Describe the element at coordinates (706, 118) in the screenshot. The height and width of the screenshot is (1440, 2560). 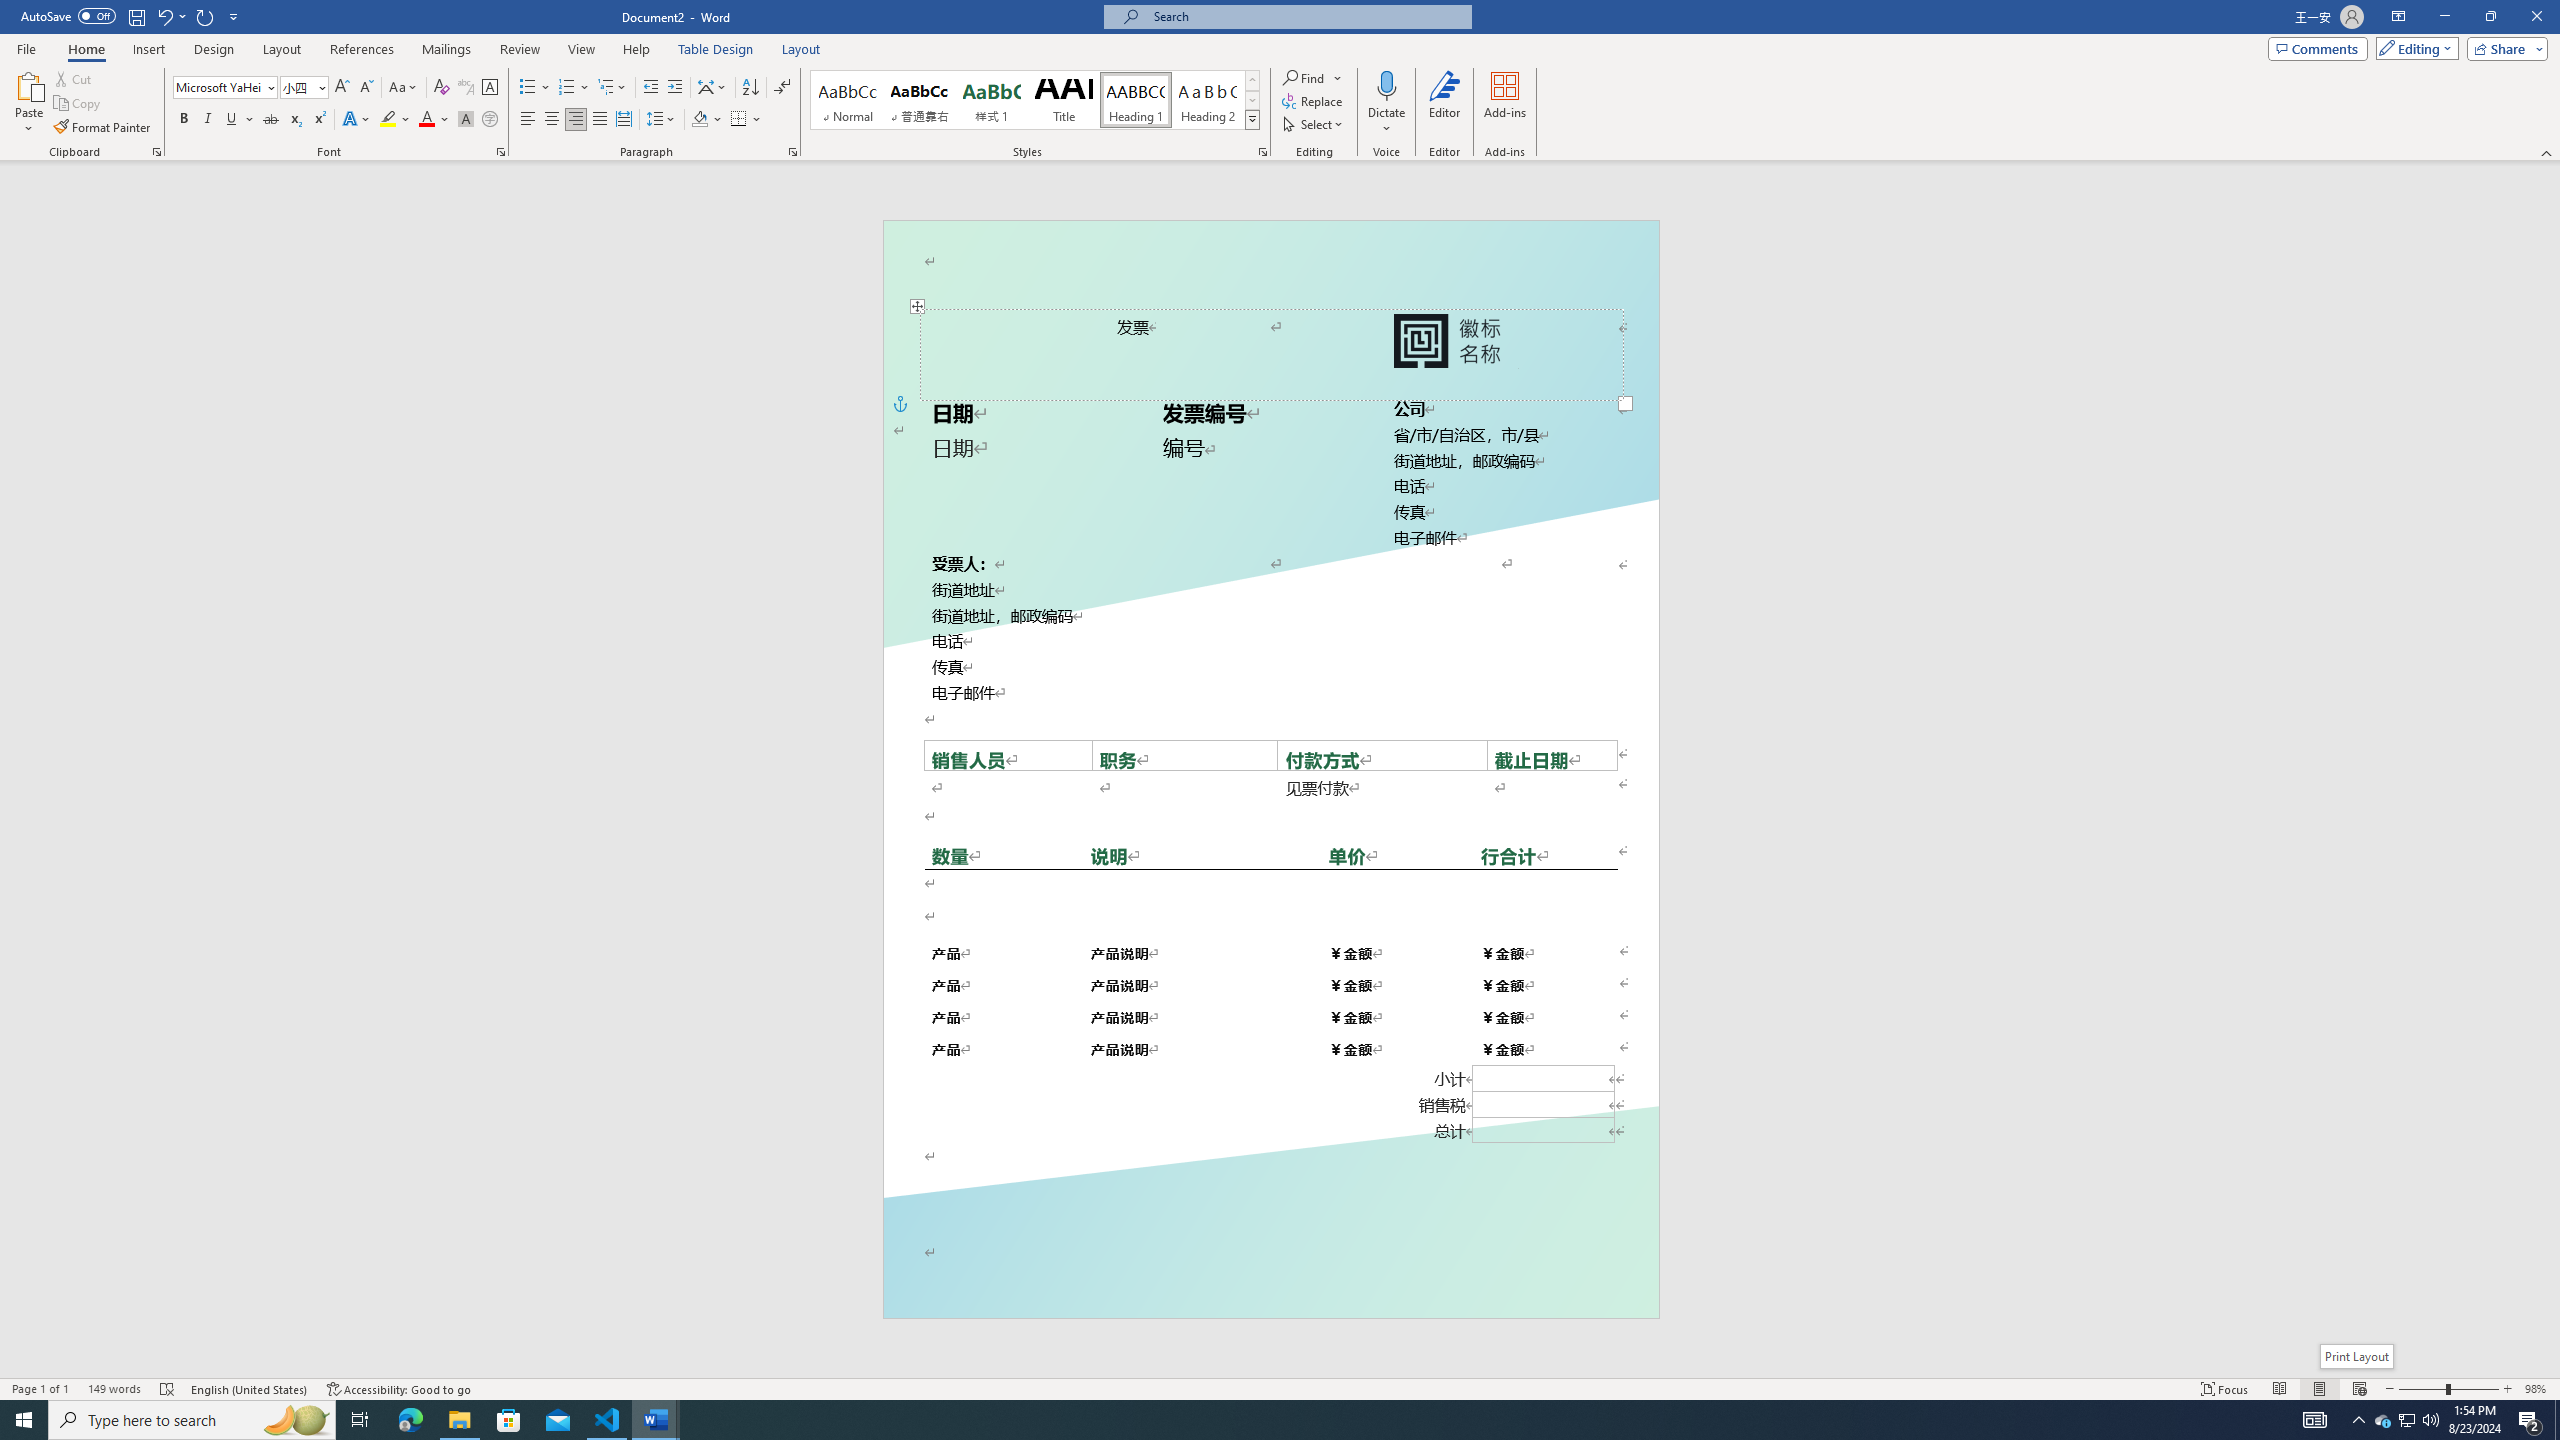
I see `'Shading'` at that location.